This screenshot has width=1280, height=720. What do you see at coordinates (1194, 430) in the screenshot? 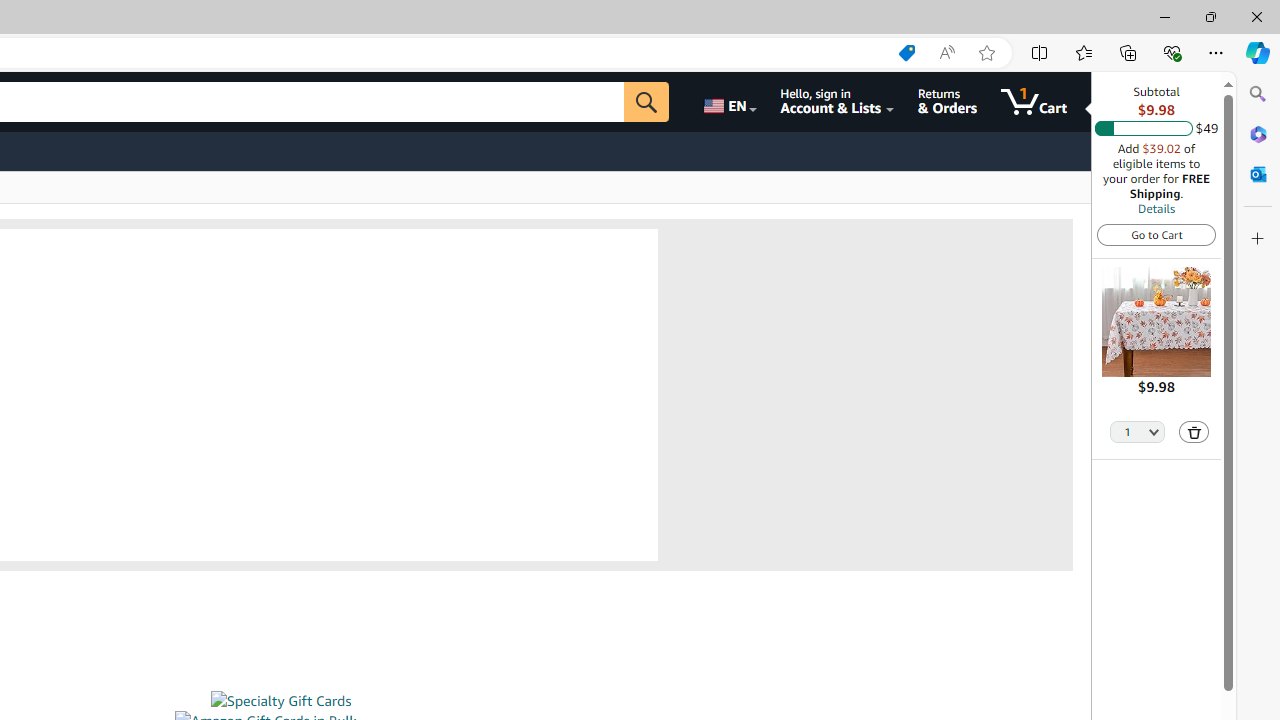
I see `'Delete'` at bounding box center [1194, 430].